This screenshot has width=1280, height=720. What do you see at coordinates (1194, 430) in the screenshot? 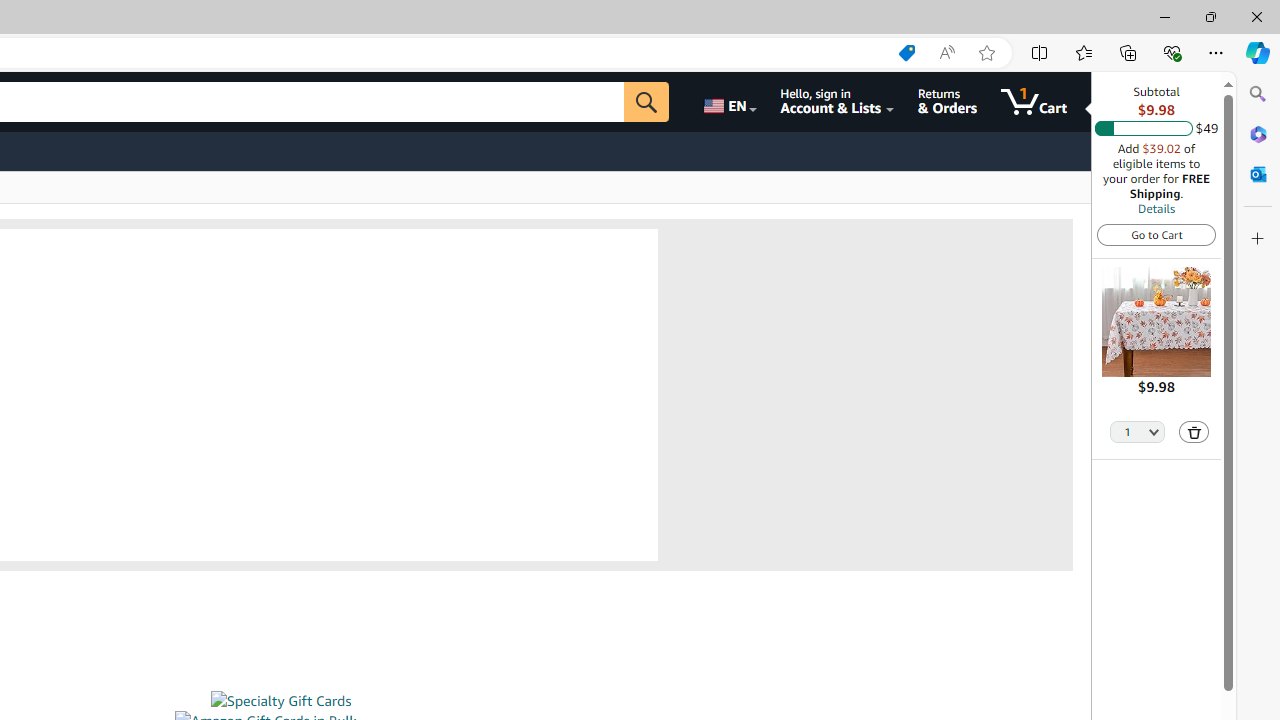
I see `'Delete'` at bounding box center [1194, 430].